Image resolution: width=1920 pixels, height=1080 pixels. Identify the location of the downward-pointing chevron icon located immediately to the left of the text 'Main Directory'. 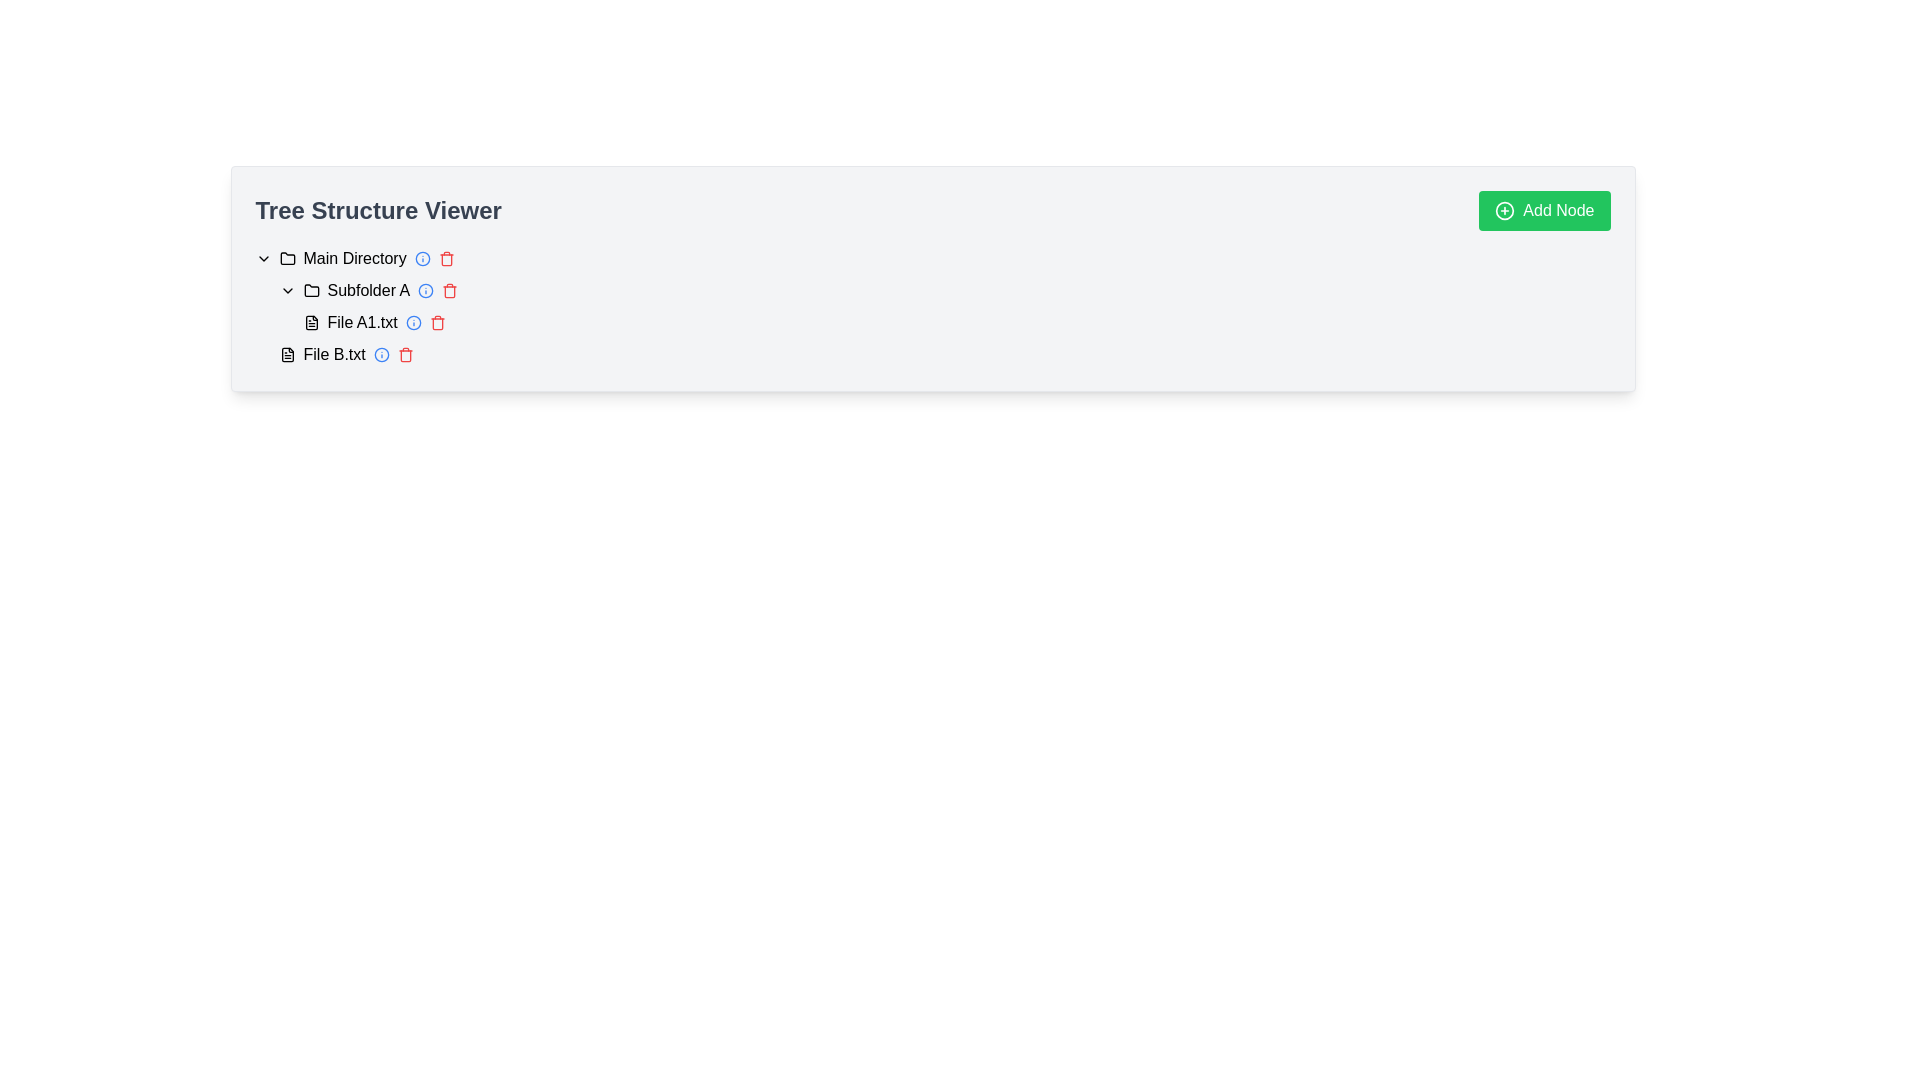
(262, 257).